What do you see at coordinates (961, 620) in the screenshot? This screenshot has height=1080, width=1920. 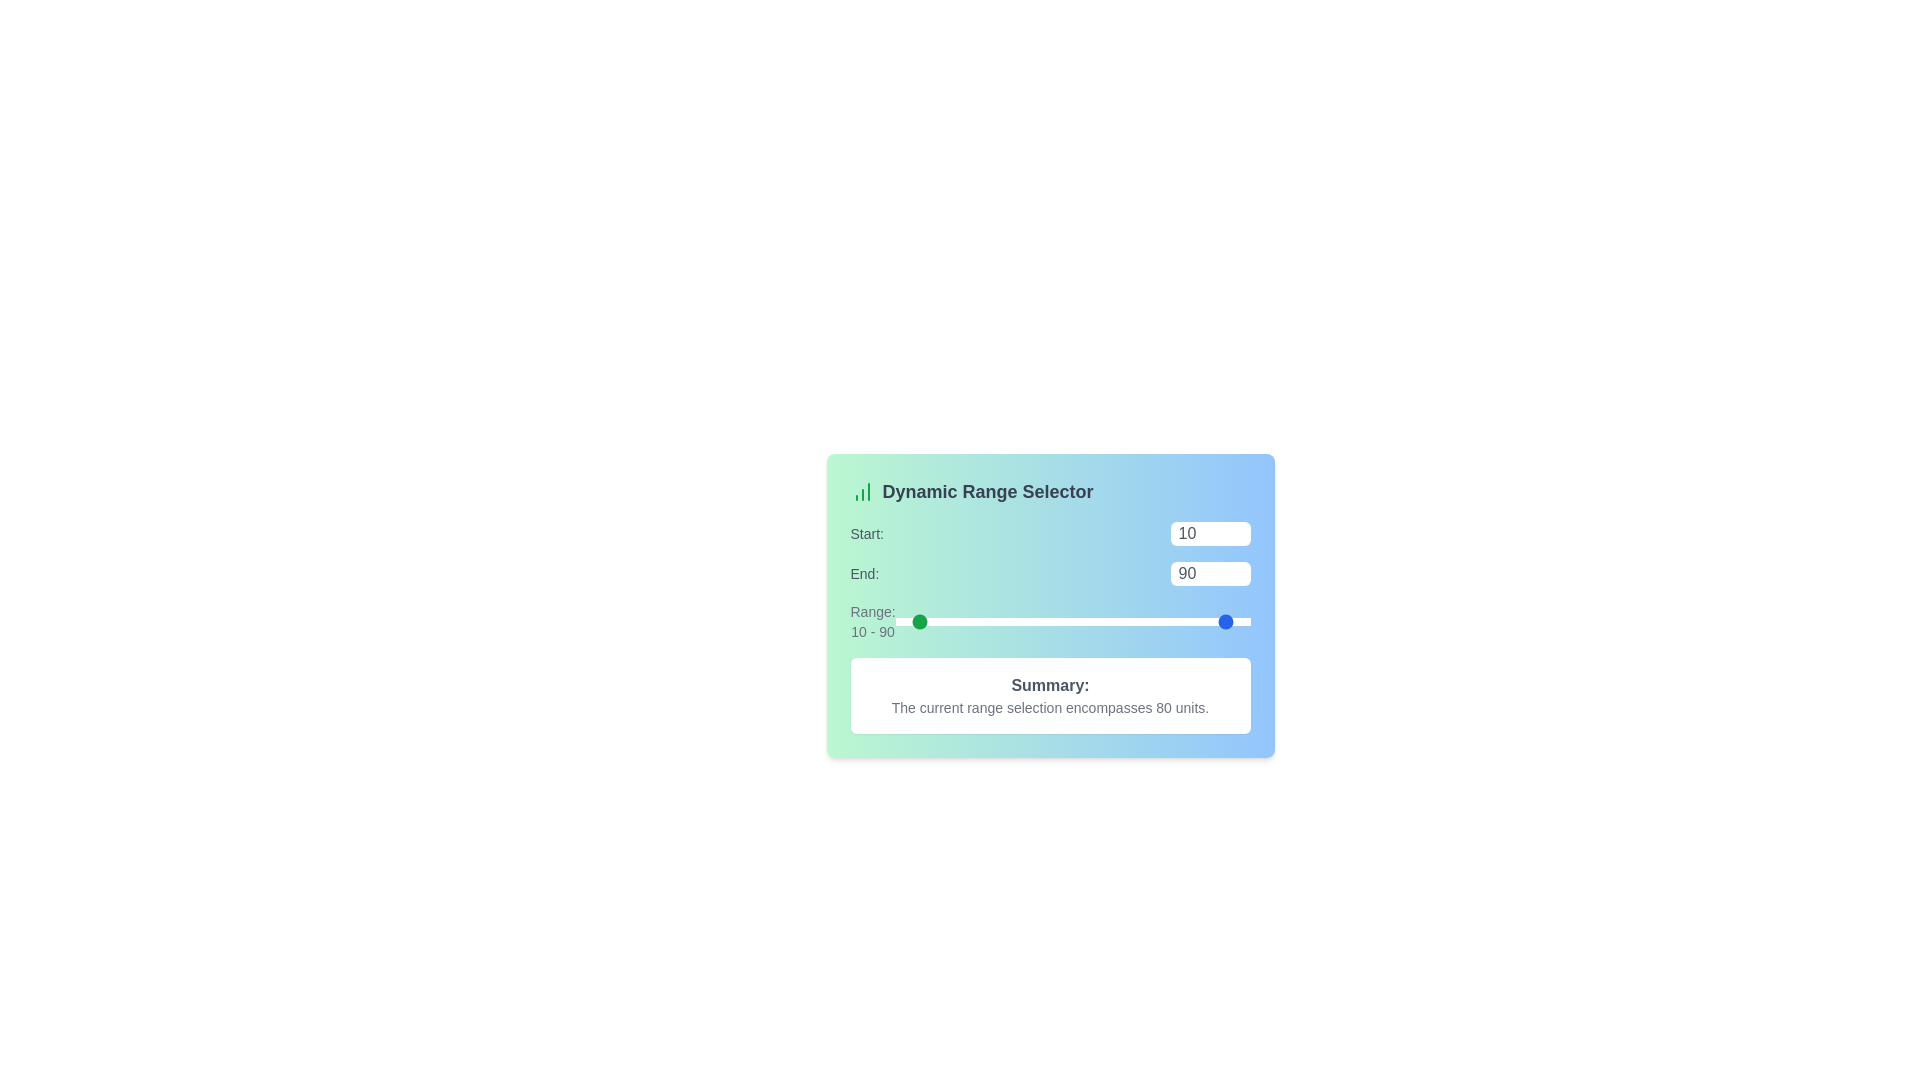 I see `the 'Start' range slider to 37` at bounding box center [961, 620].